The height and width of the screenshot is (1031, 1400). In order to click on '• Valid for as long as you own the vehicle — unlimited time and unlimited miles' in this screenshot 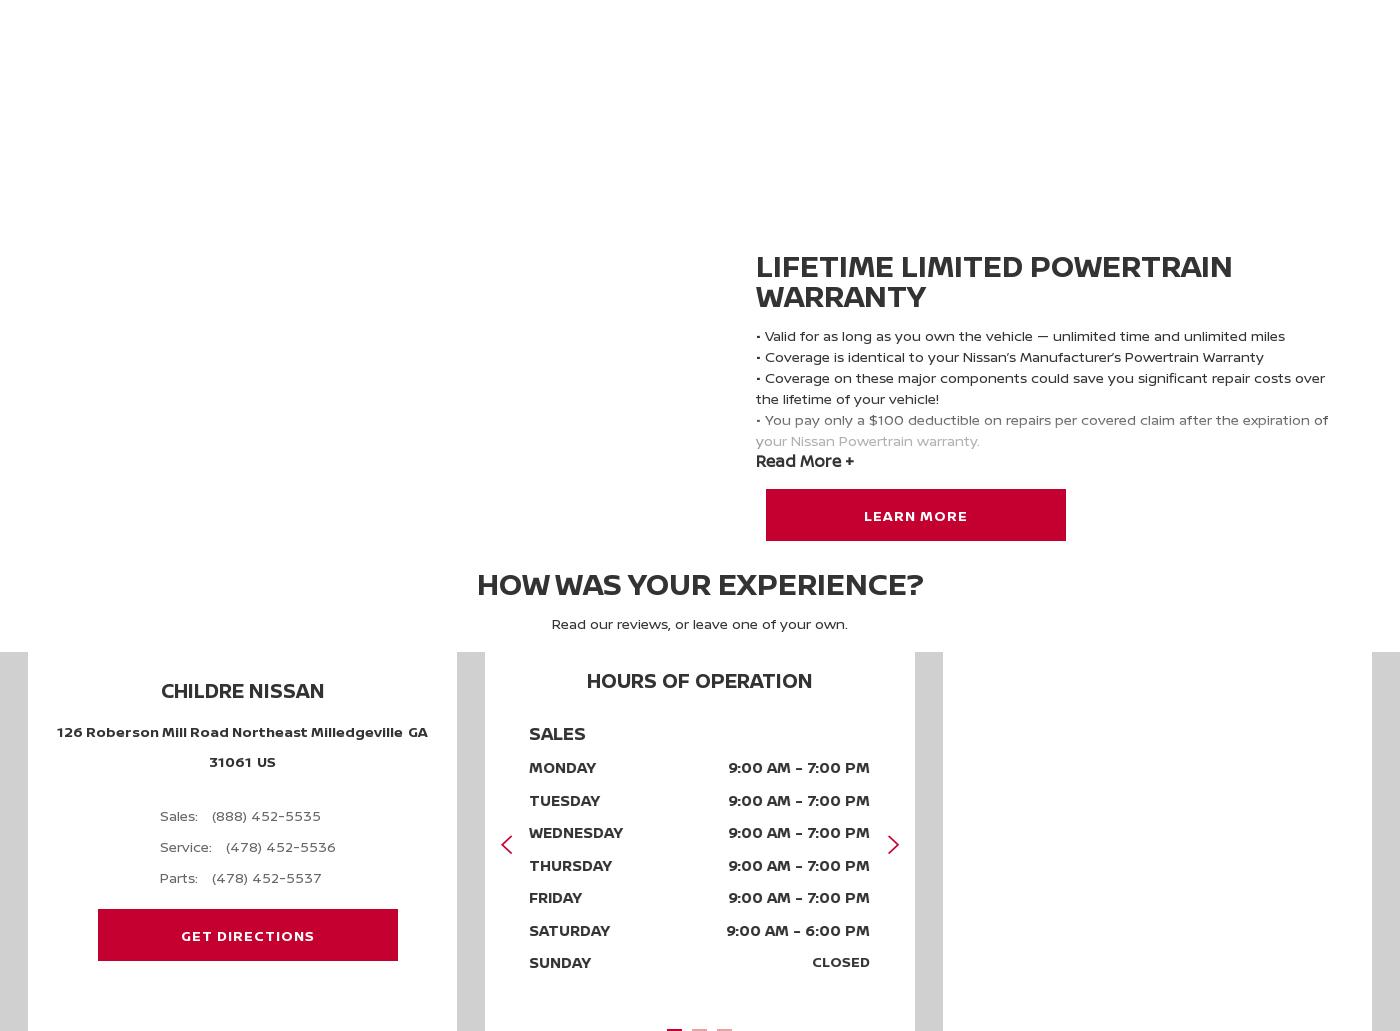, I will do `click(1020, 333)`.